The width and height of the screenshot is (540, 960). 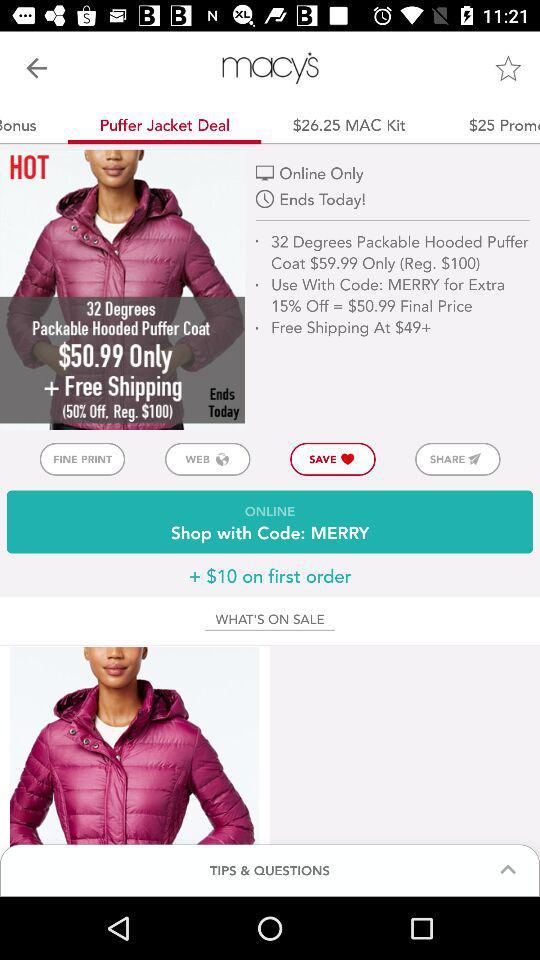 I want to click on $10 bonus app, so click(x=33, y=123).